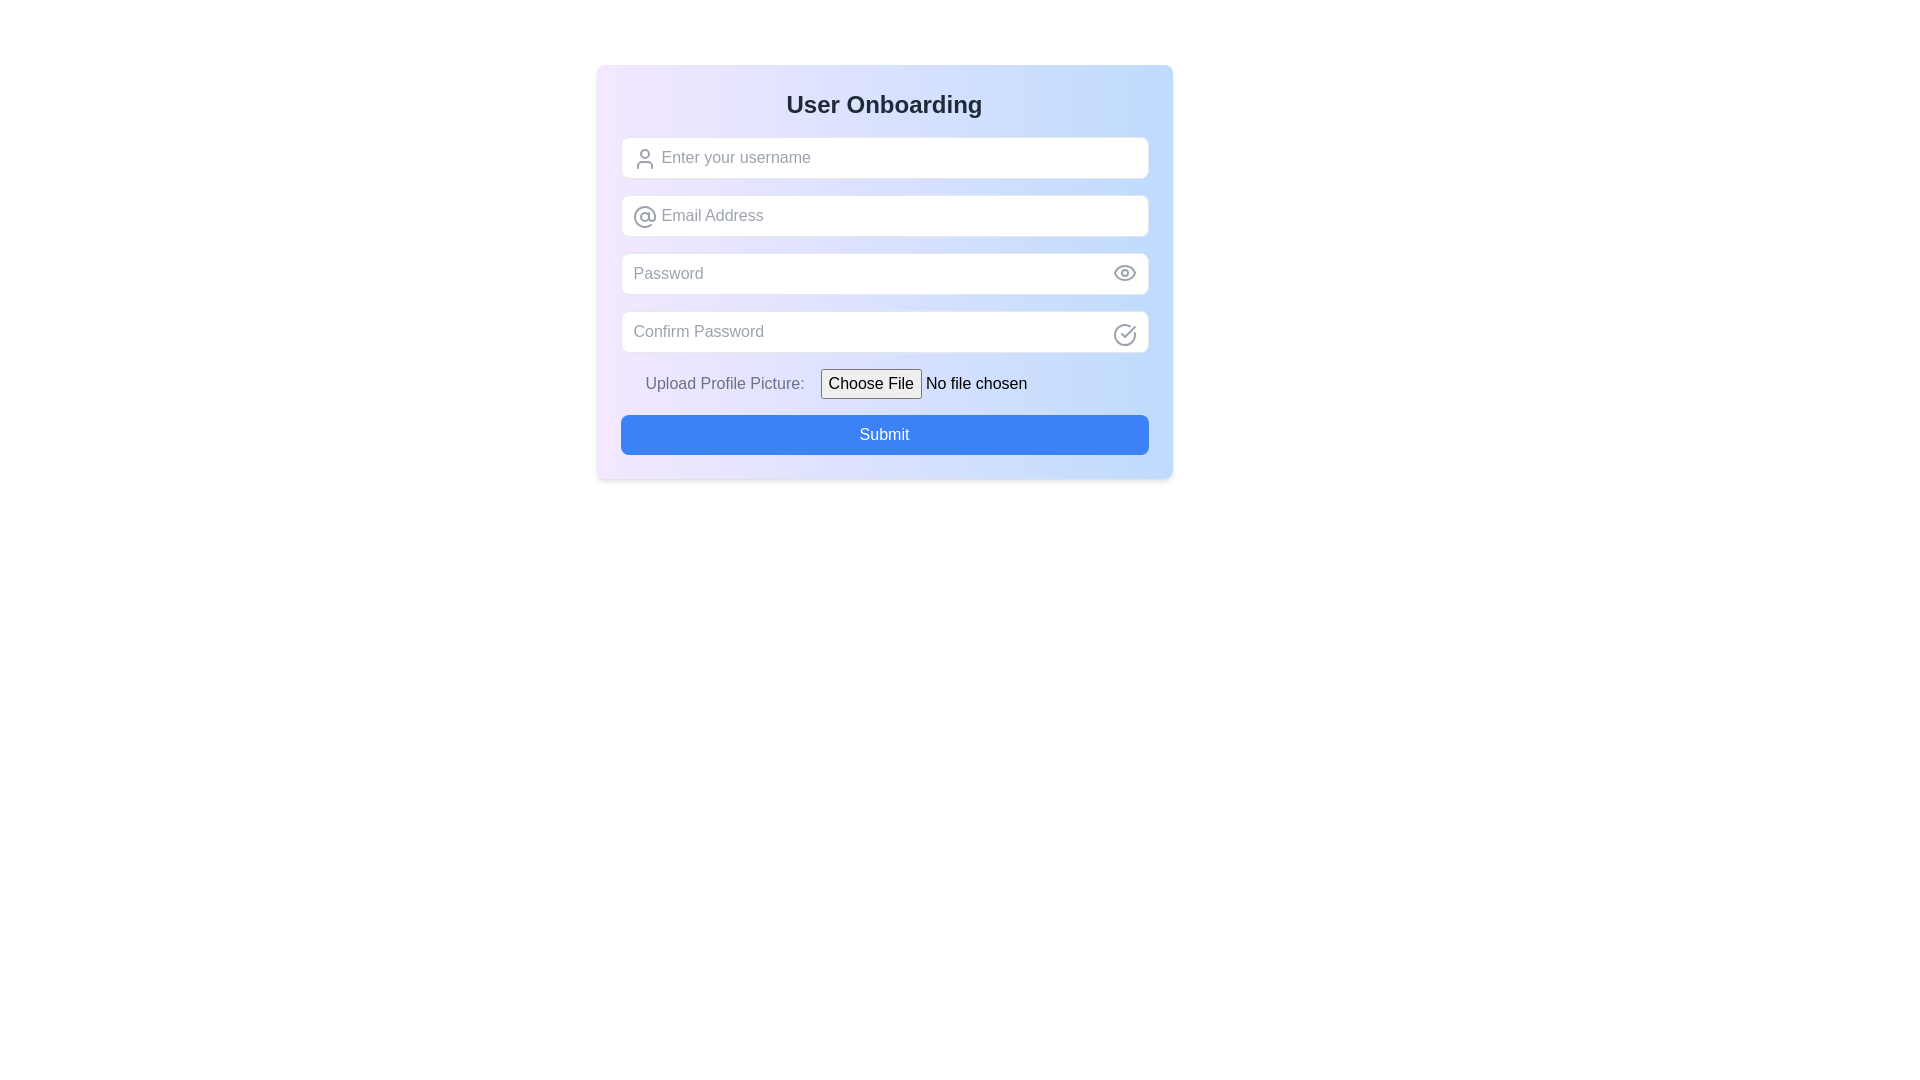 The height and width of the screenshot is (1080, 1920). What do you see at coordinates (883, 104) in the screenshot?
I see `the text label that serves as the title or heading for the form component, located at the top of a card-like component` at bounding box center [883, 104].